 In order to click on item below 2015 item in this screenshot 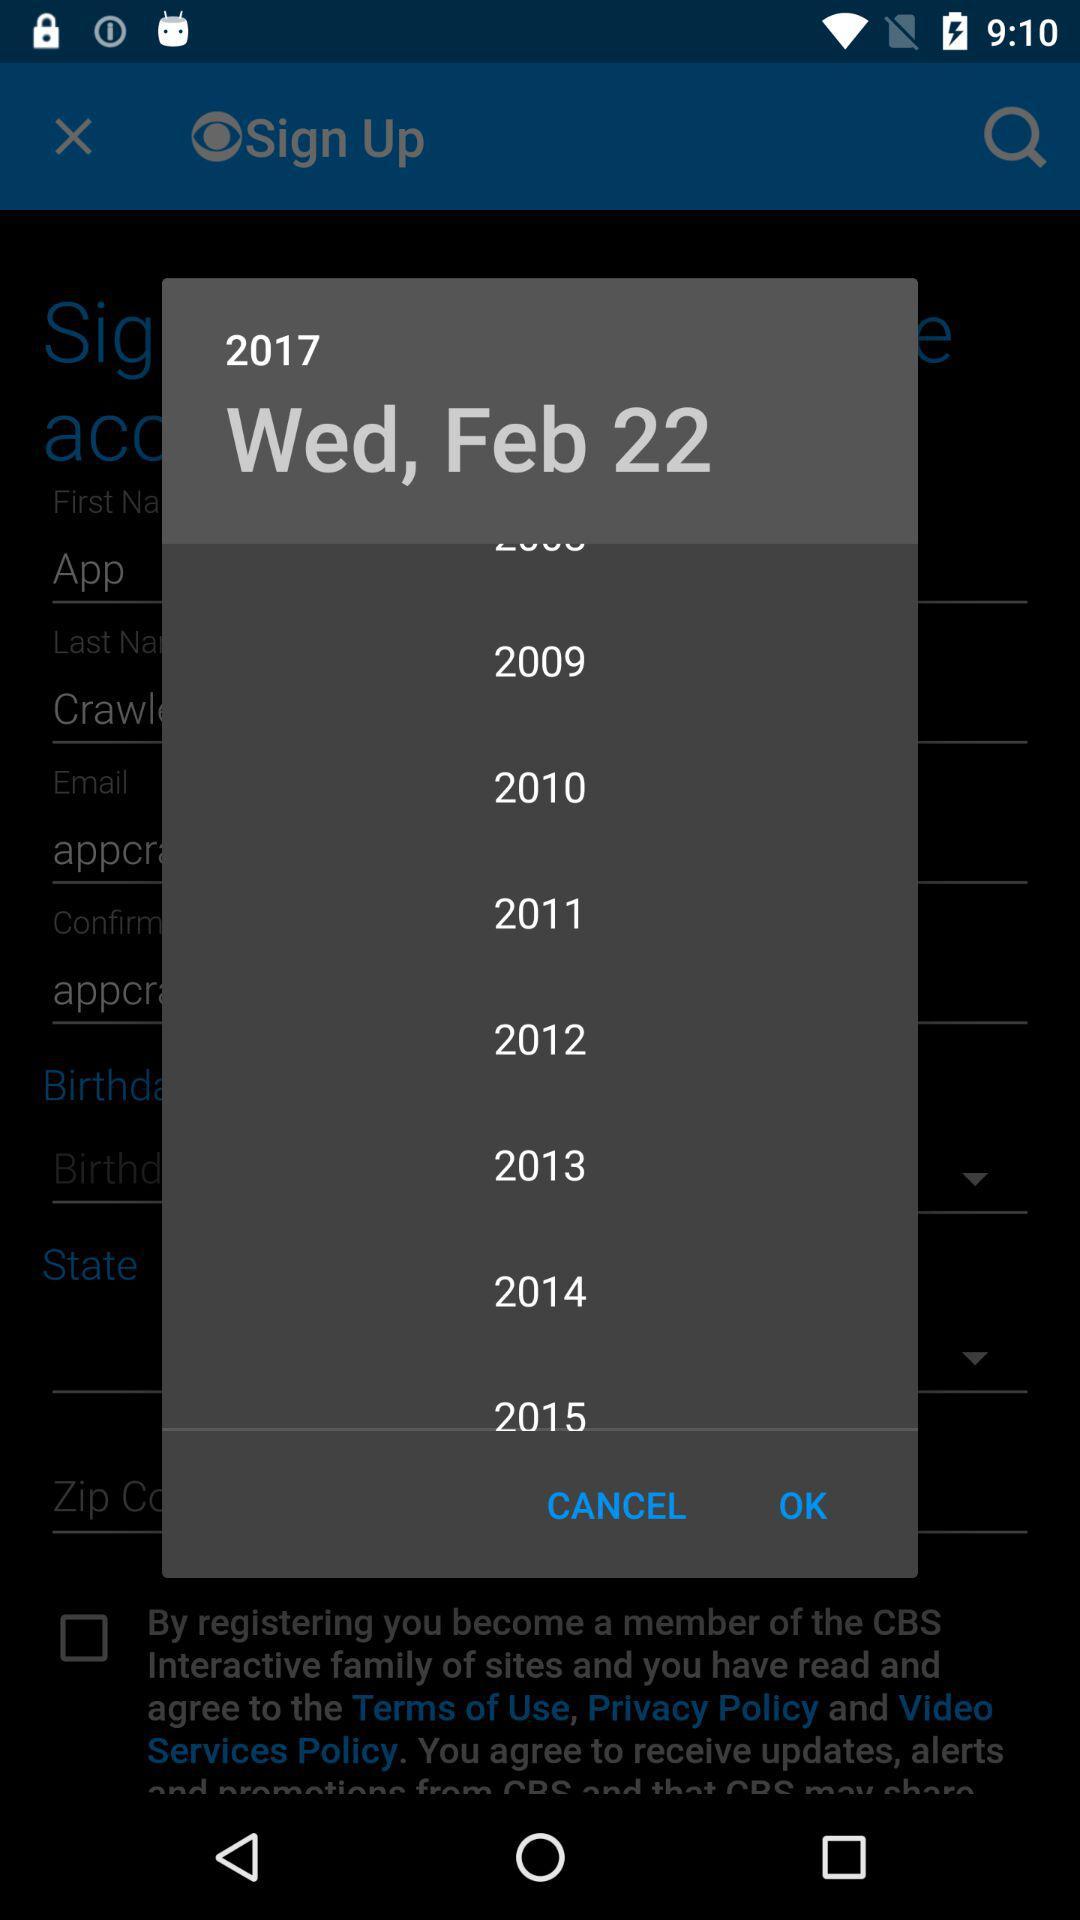, I will do `click(801, 1504)`.